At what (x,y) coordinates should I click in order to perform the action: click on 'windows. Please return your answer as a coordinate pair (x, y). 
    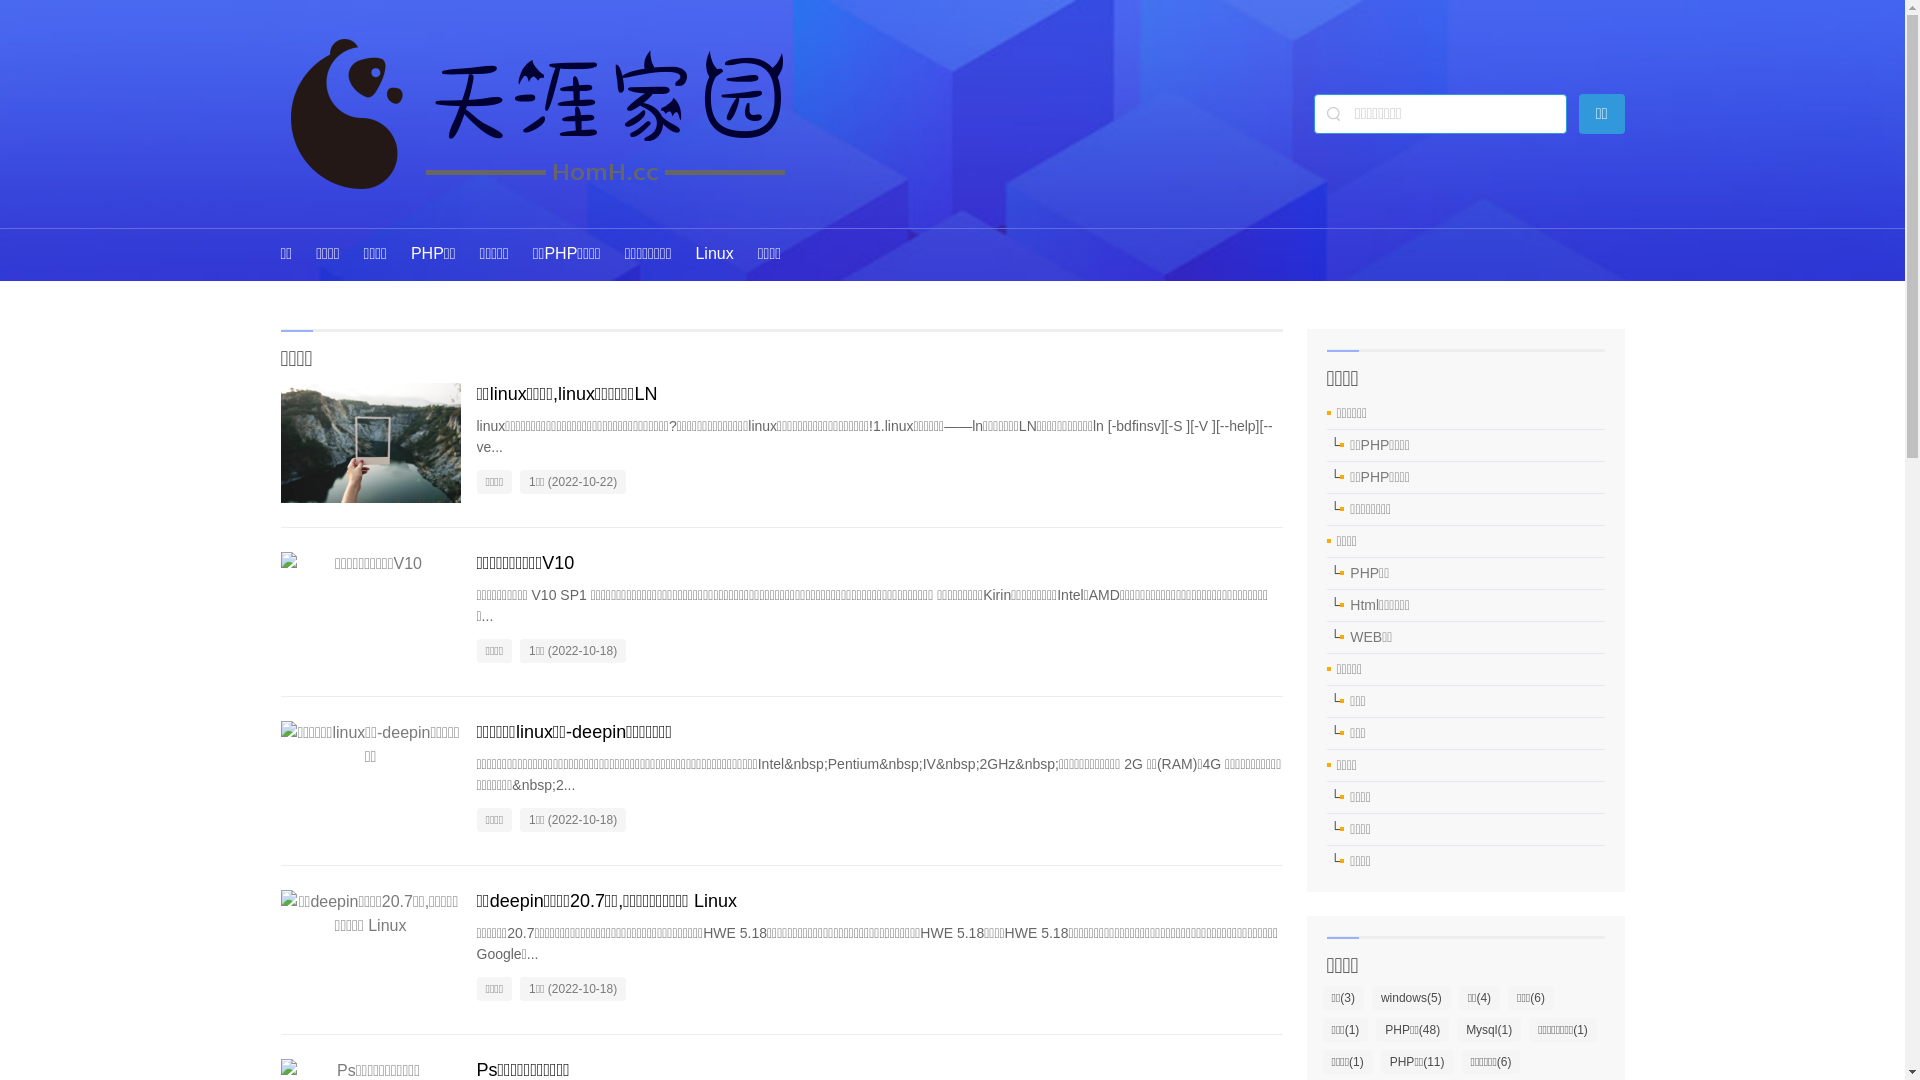
    Looking at the image, I should click on (1410, 998).